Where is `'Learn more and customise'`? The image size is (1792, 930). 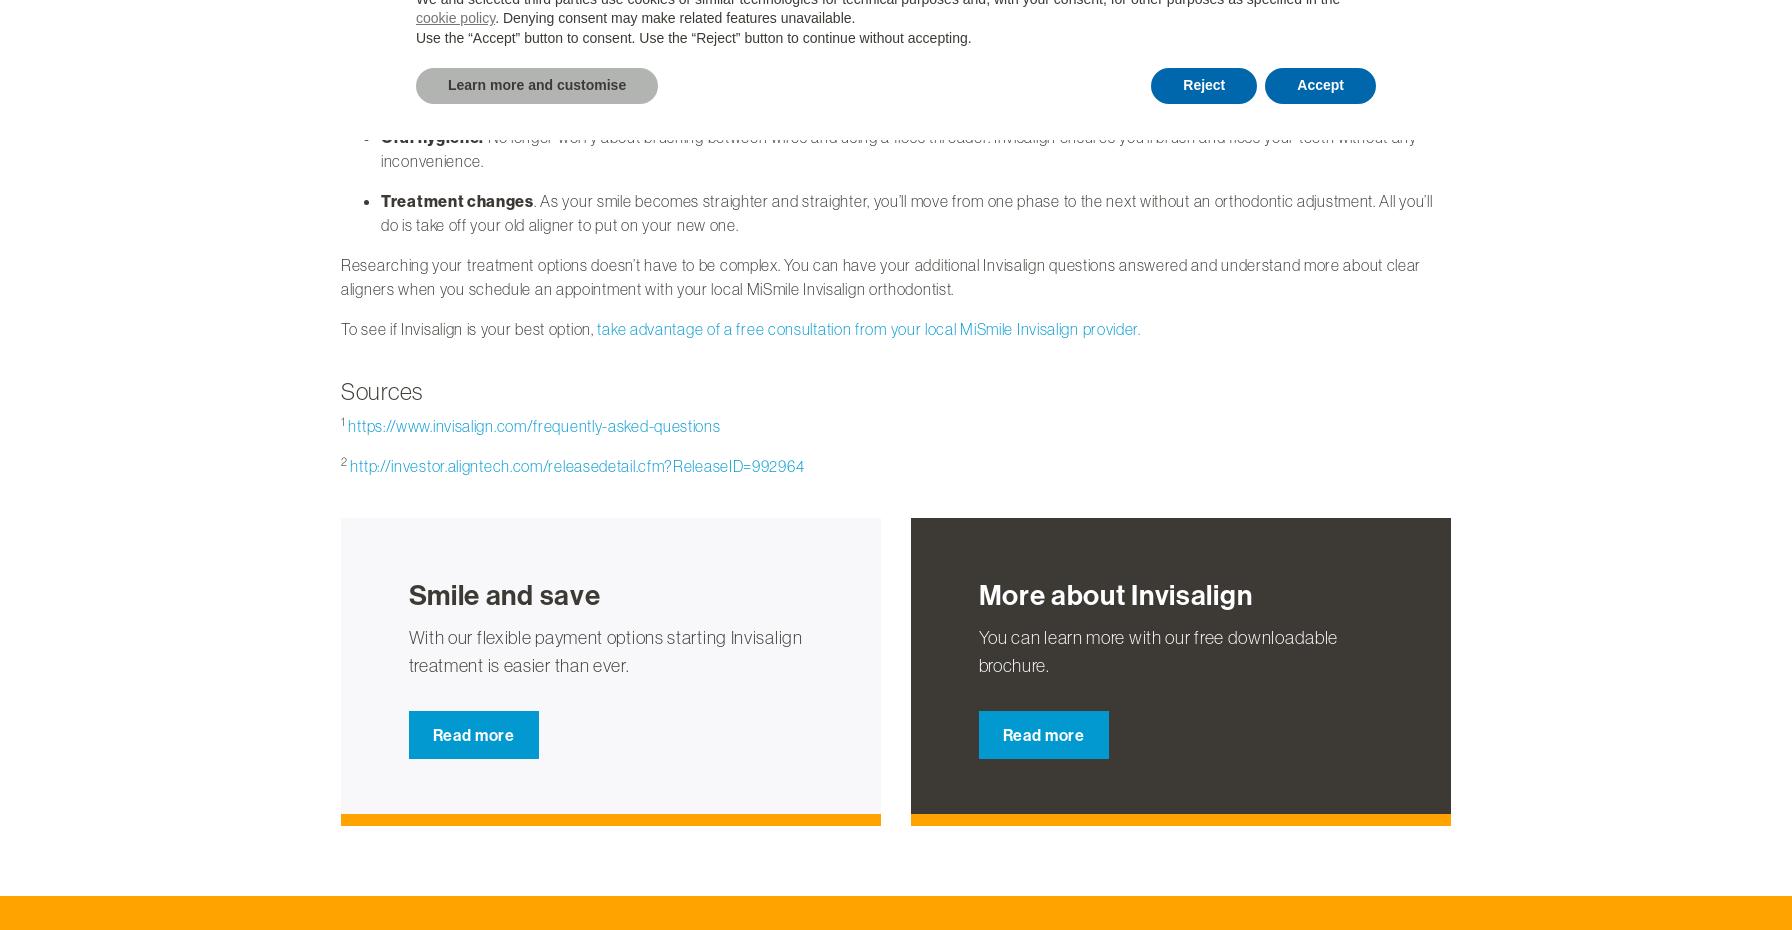
'Learn more and customise' is located at coordinates (537, 85).